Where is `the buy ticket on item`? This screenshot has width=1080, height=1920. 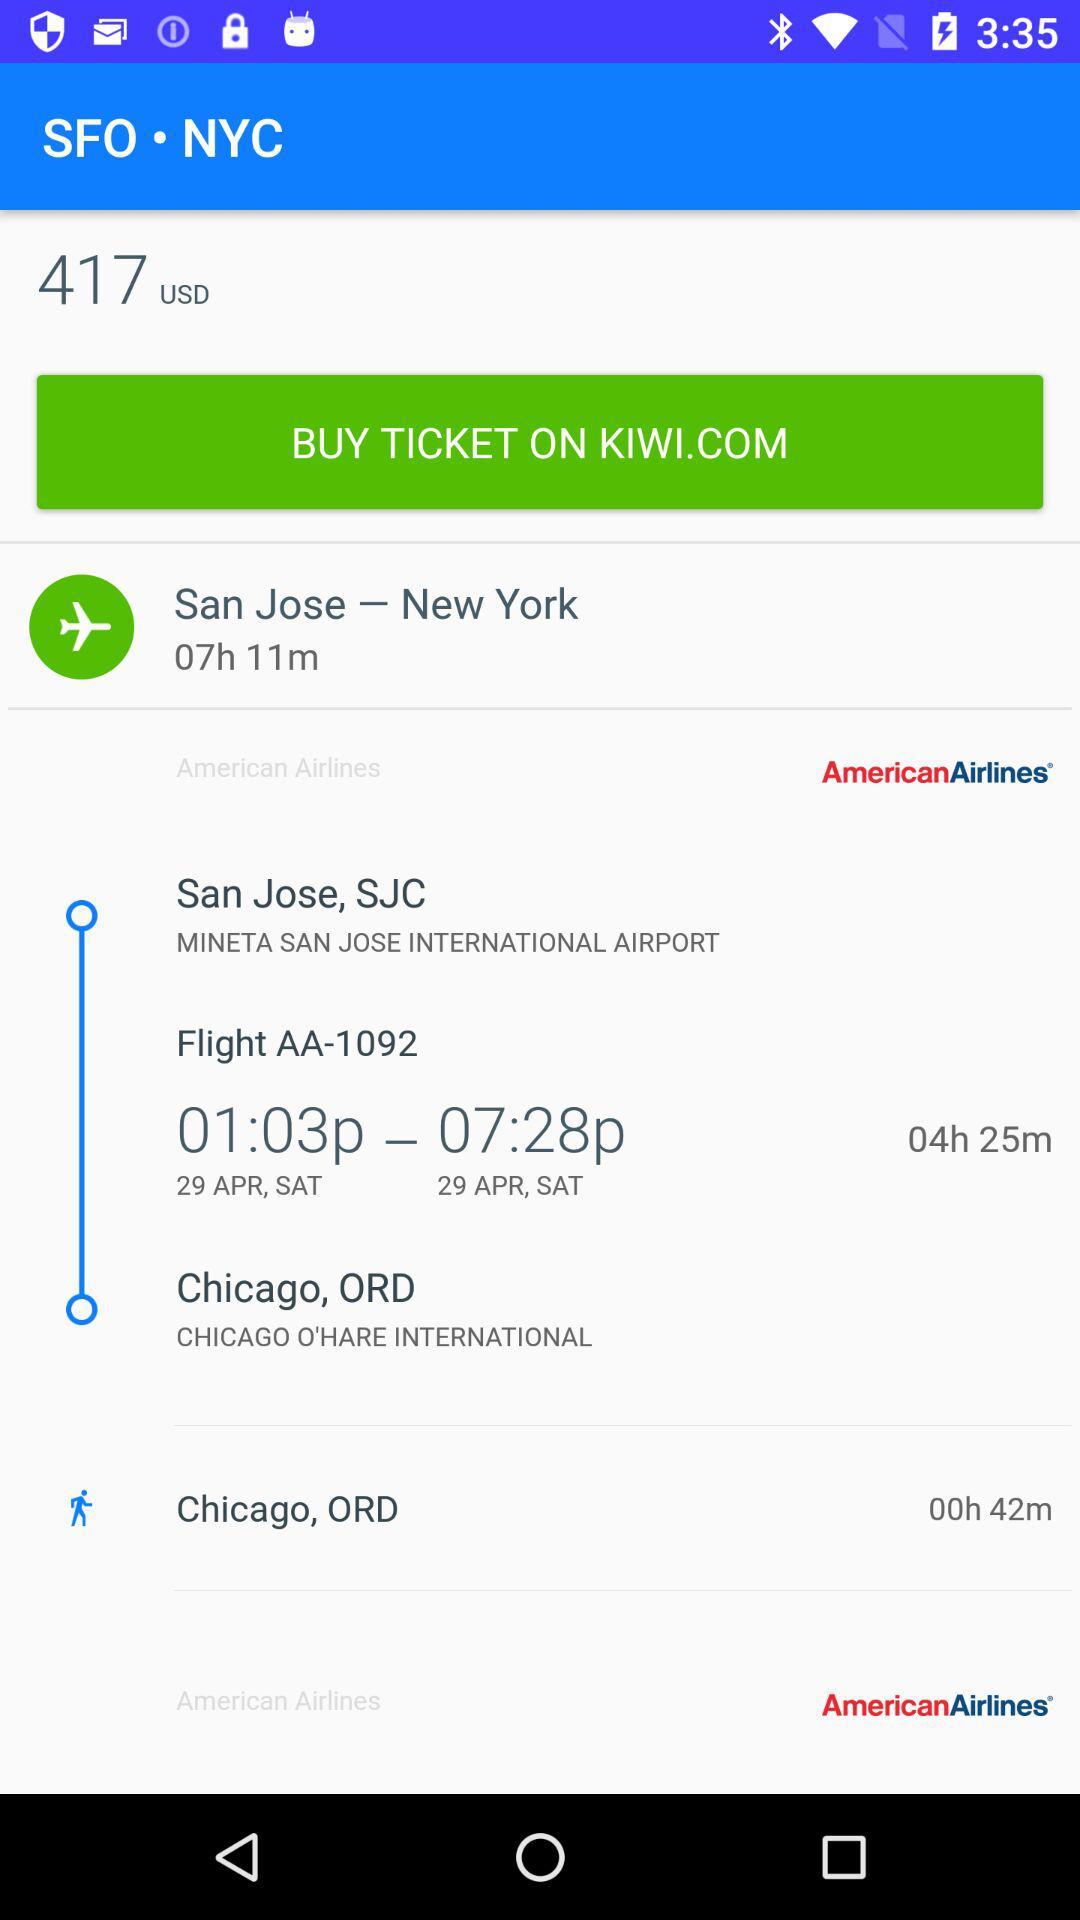 the buy ticket on item is located at coordinates (540, 441).